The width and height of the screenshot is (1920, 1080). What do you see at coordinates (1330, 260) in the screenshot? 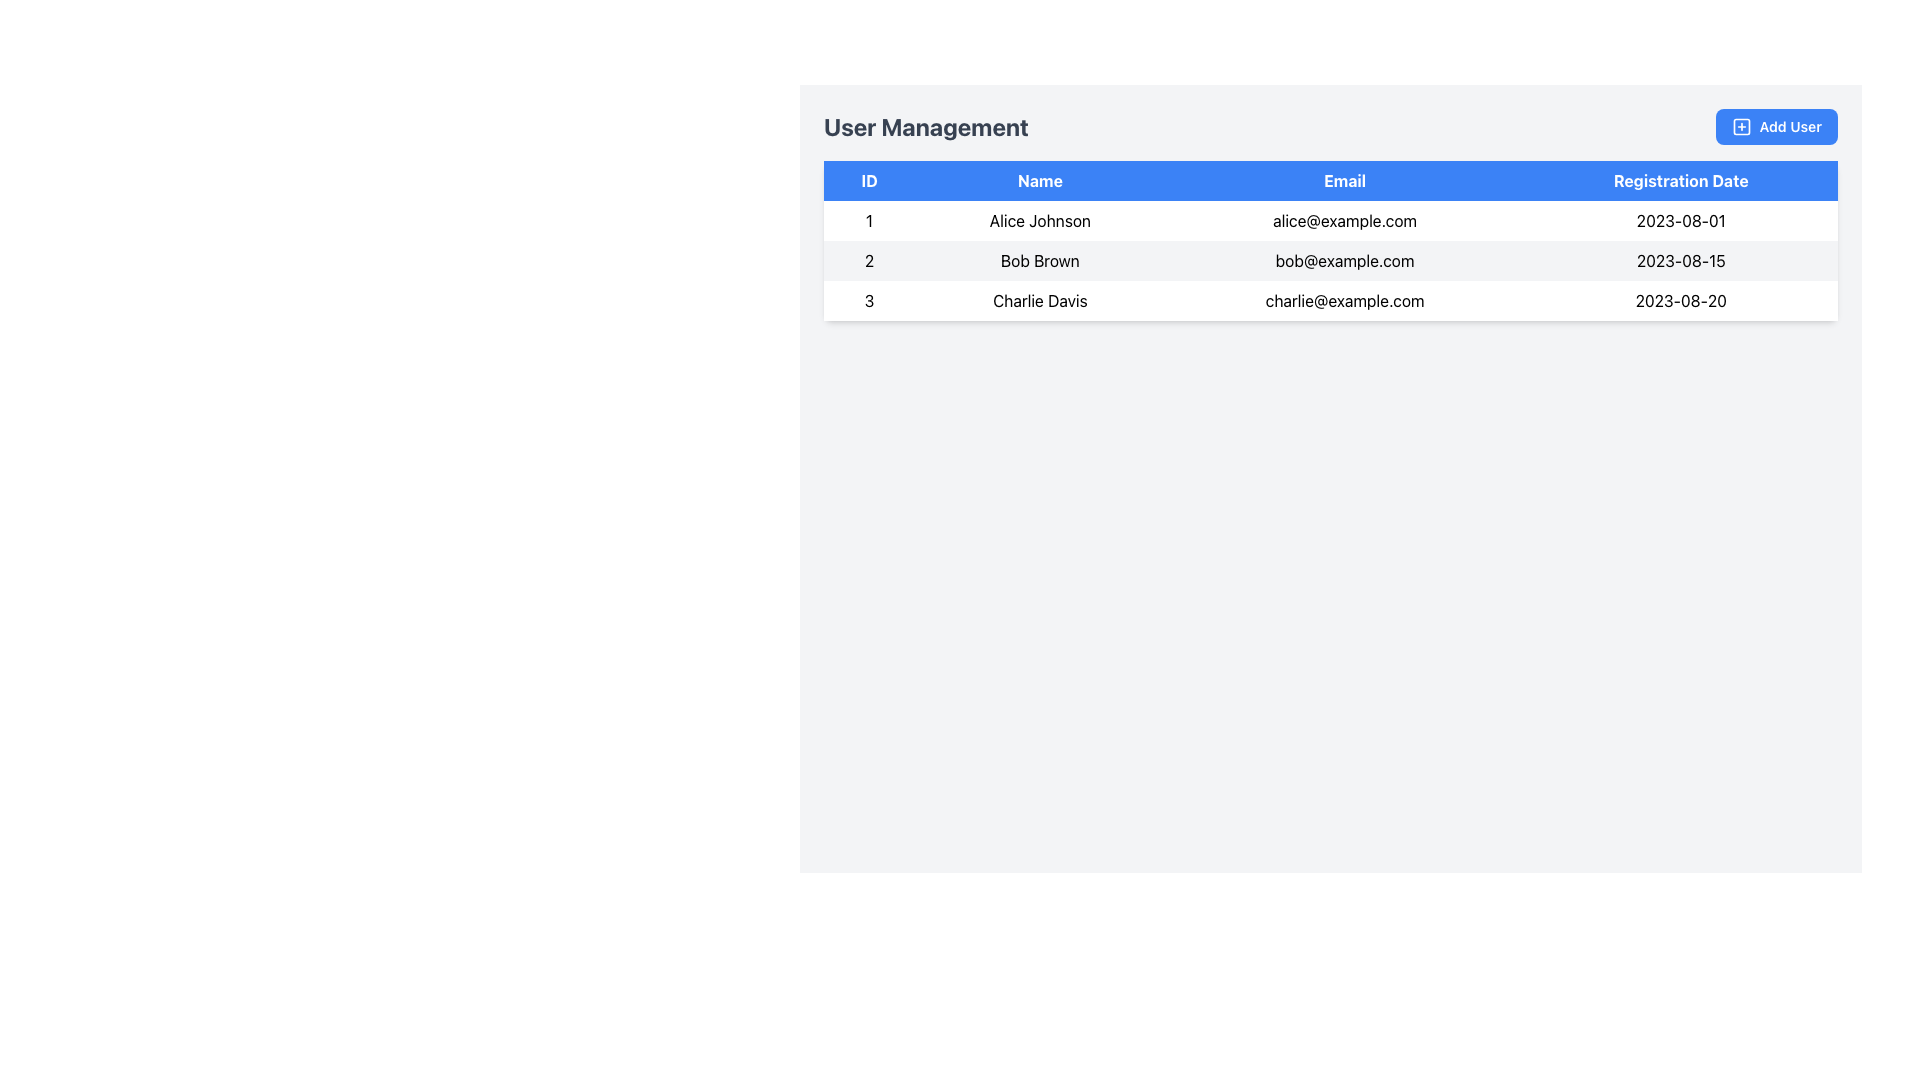
I see `the second row of the 'User Management' table, which displays details for user 'Bob Brown', including ID ('2'), Email ('bob@example.com'), and Registration Date ('2023-08-15')` at bounding box center [1330, 260].